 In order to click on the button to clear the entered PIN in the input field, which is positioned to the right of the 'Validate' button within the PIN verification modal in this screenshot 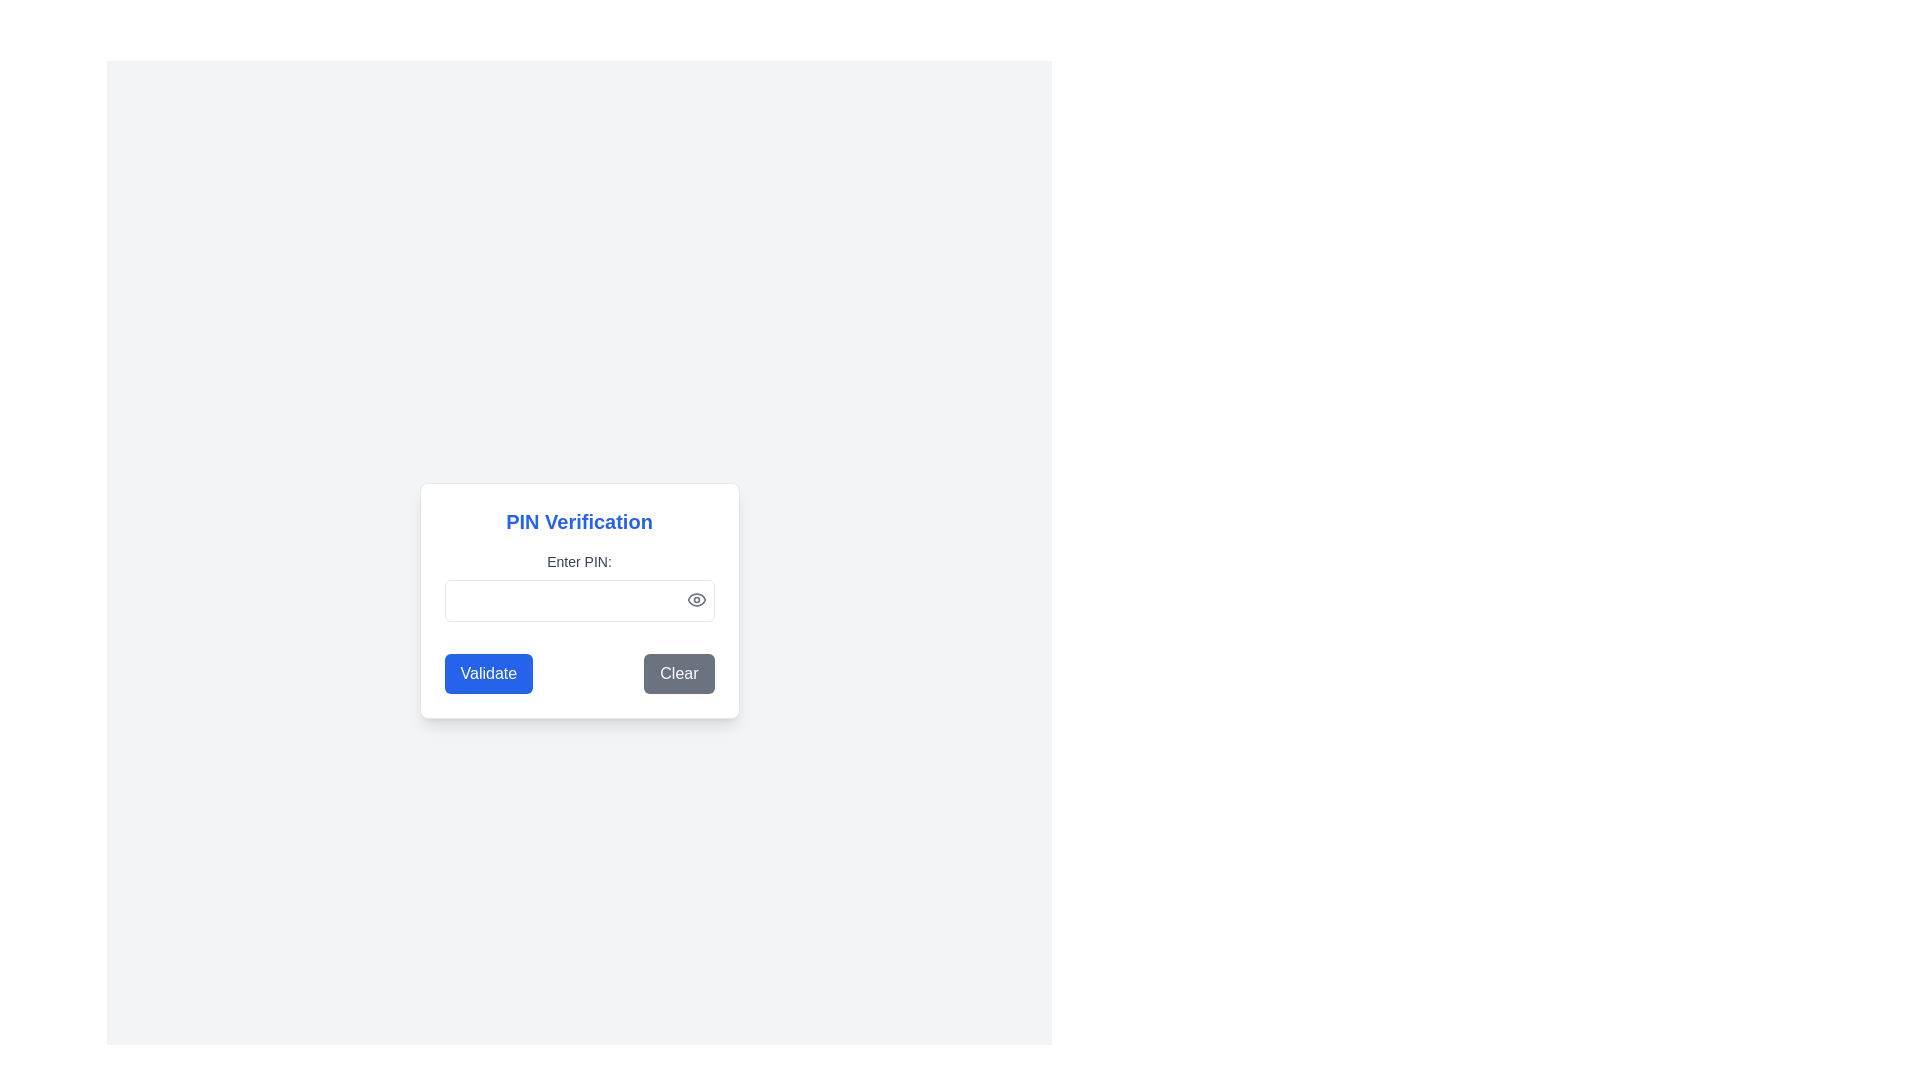, I will do `click(679, 674)`.